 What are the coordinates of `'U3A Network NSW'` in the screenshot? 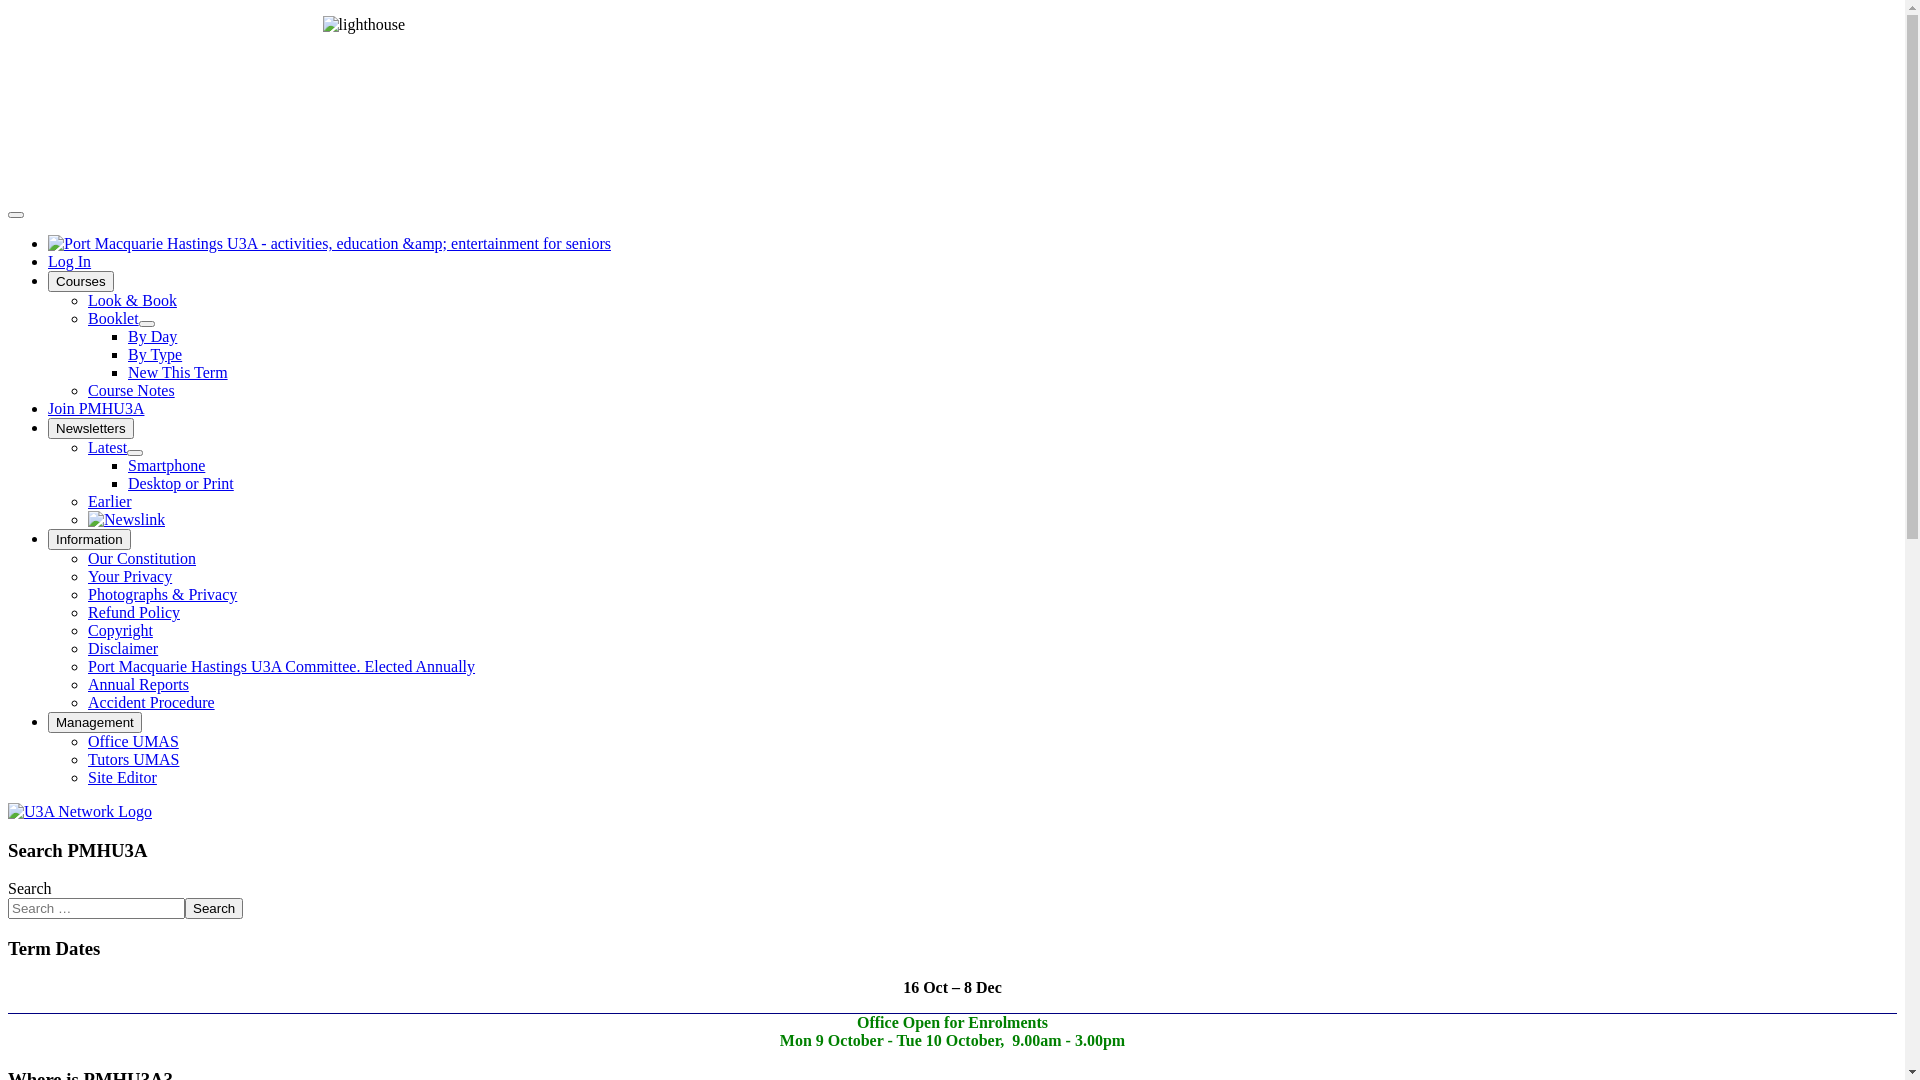 It's located at (8, 811).